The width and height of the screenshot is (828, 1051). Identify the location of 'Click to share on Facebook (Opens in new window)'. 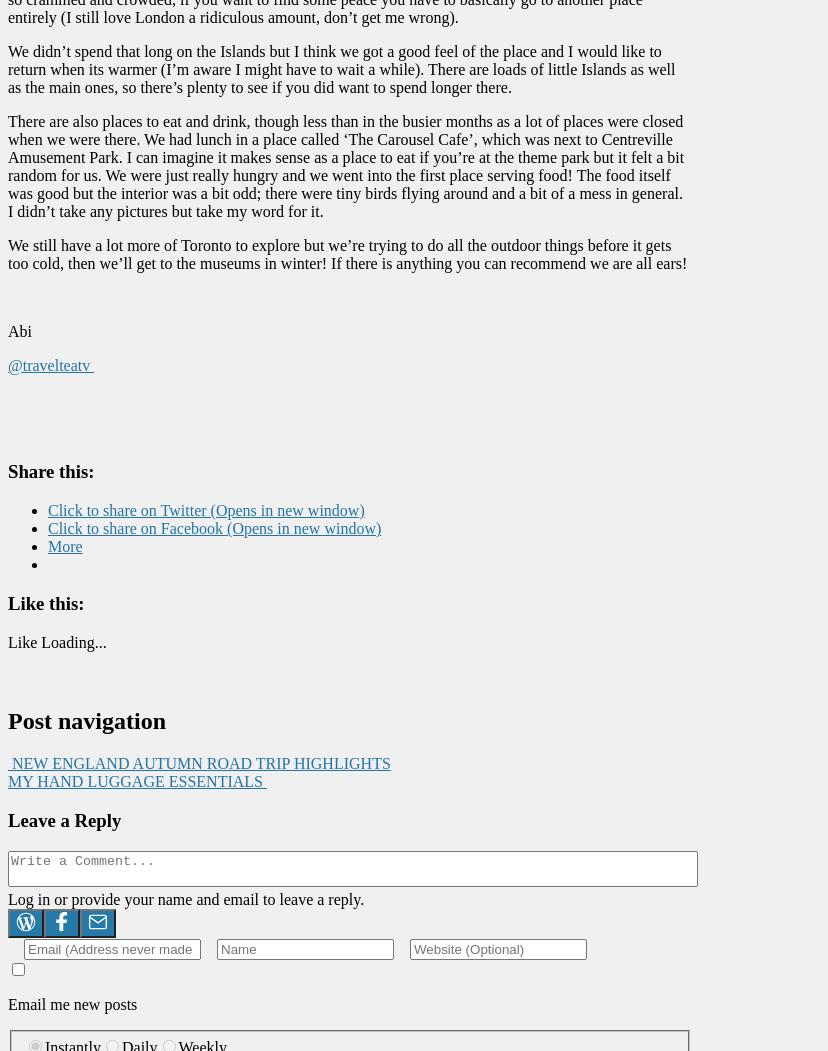
(214, 527).